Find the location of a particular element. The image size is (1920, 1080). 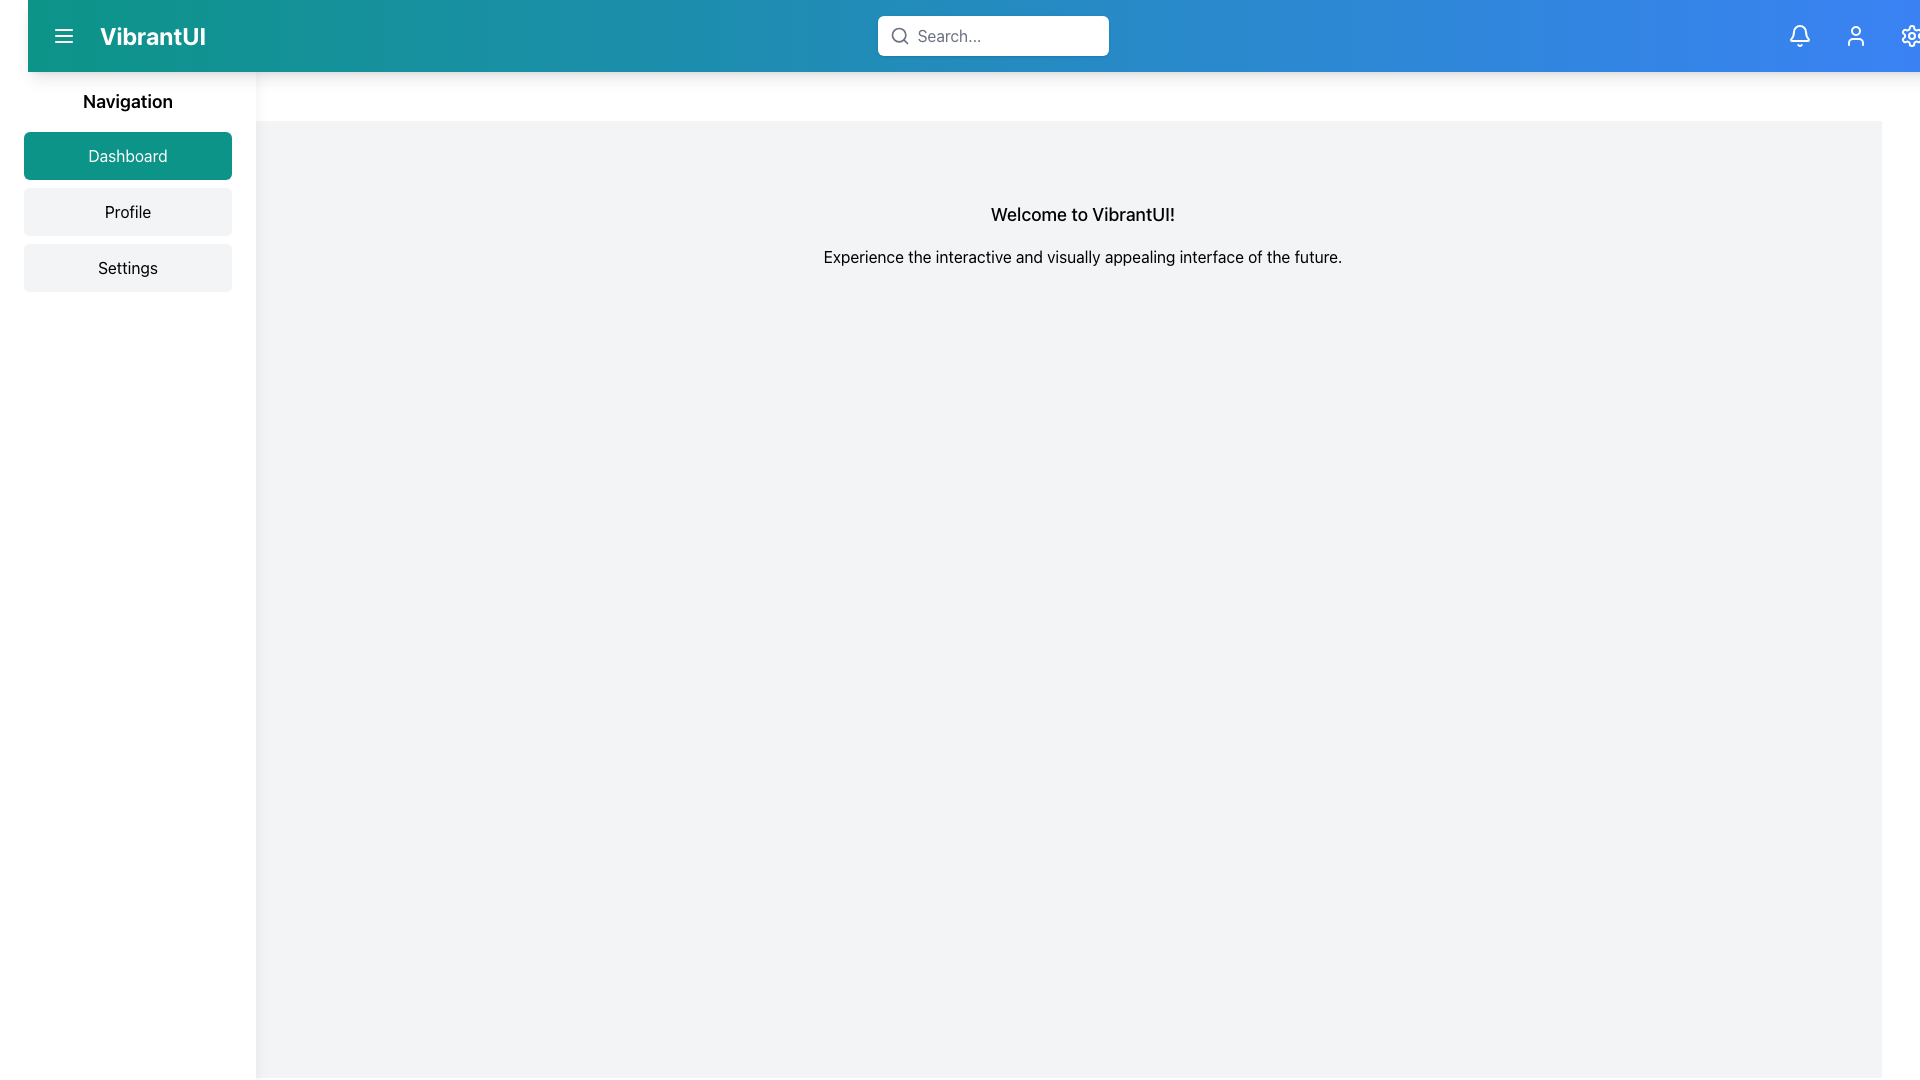

the user profile menu icon located in the top-right corner of the interface is located at coordinates (1855, 35).